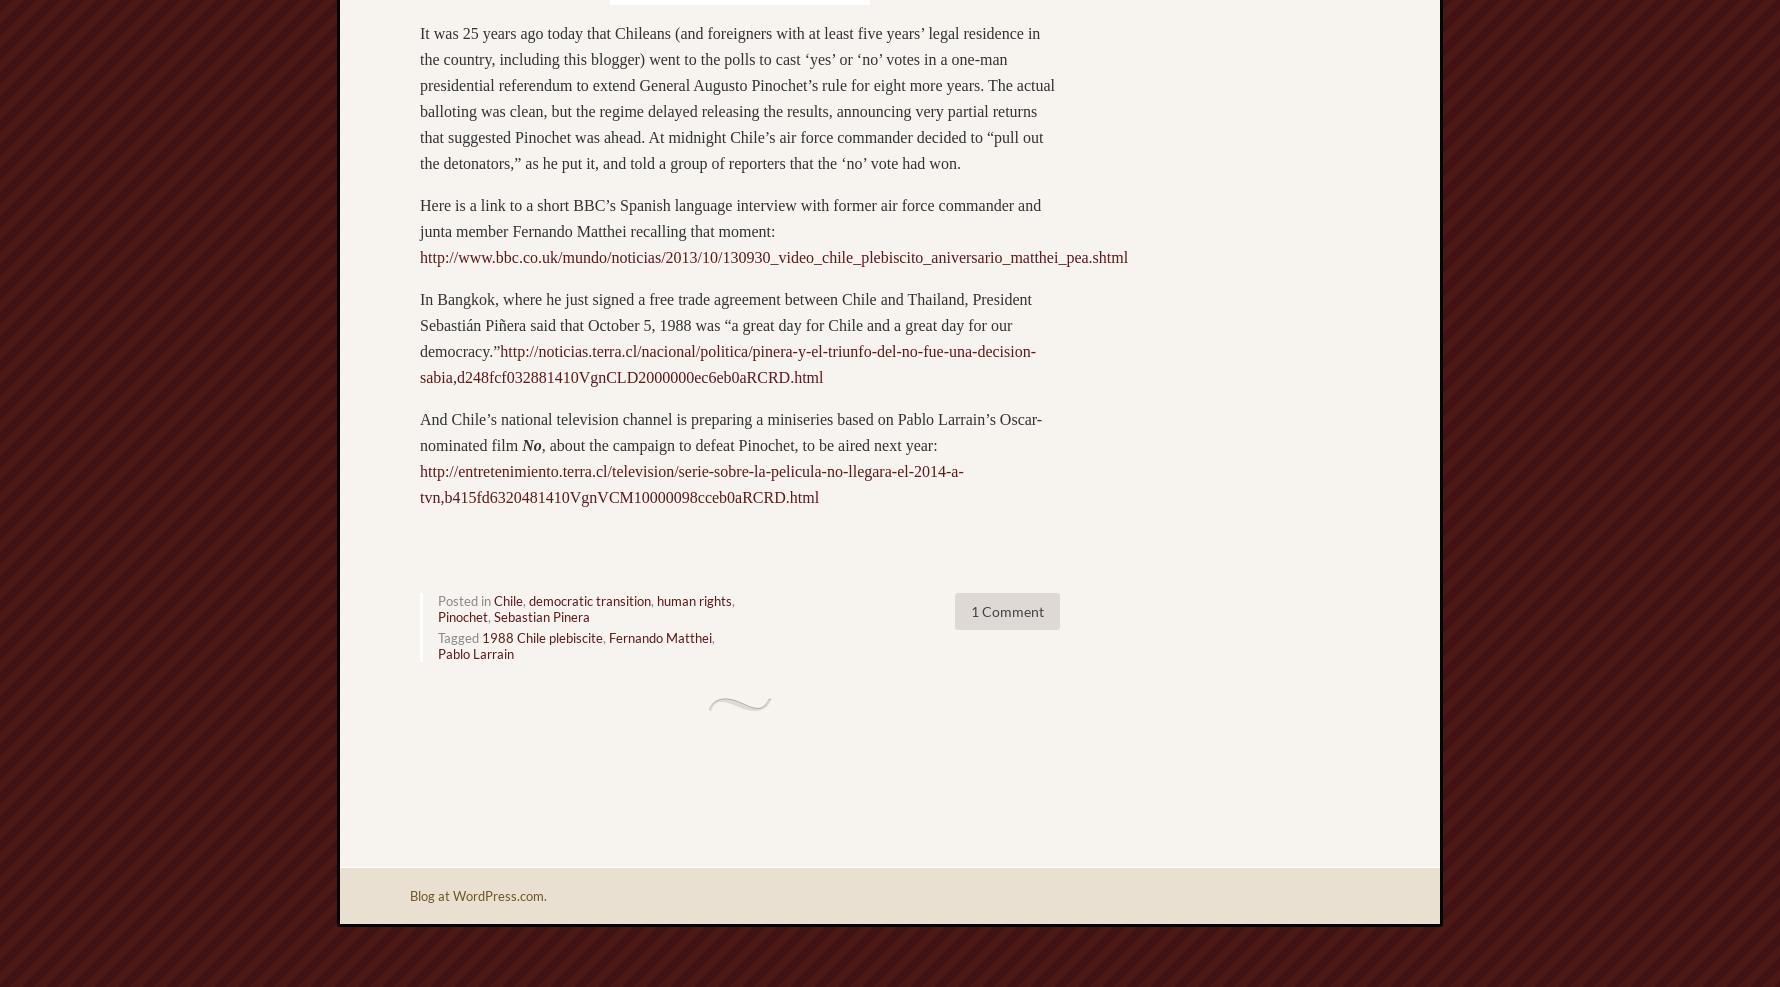 This screenshot has height=987, width=1780. What do you see at coordinates (530, 444) in the screenshot?
I see `'No'` at bounding box center [530, 444].